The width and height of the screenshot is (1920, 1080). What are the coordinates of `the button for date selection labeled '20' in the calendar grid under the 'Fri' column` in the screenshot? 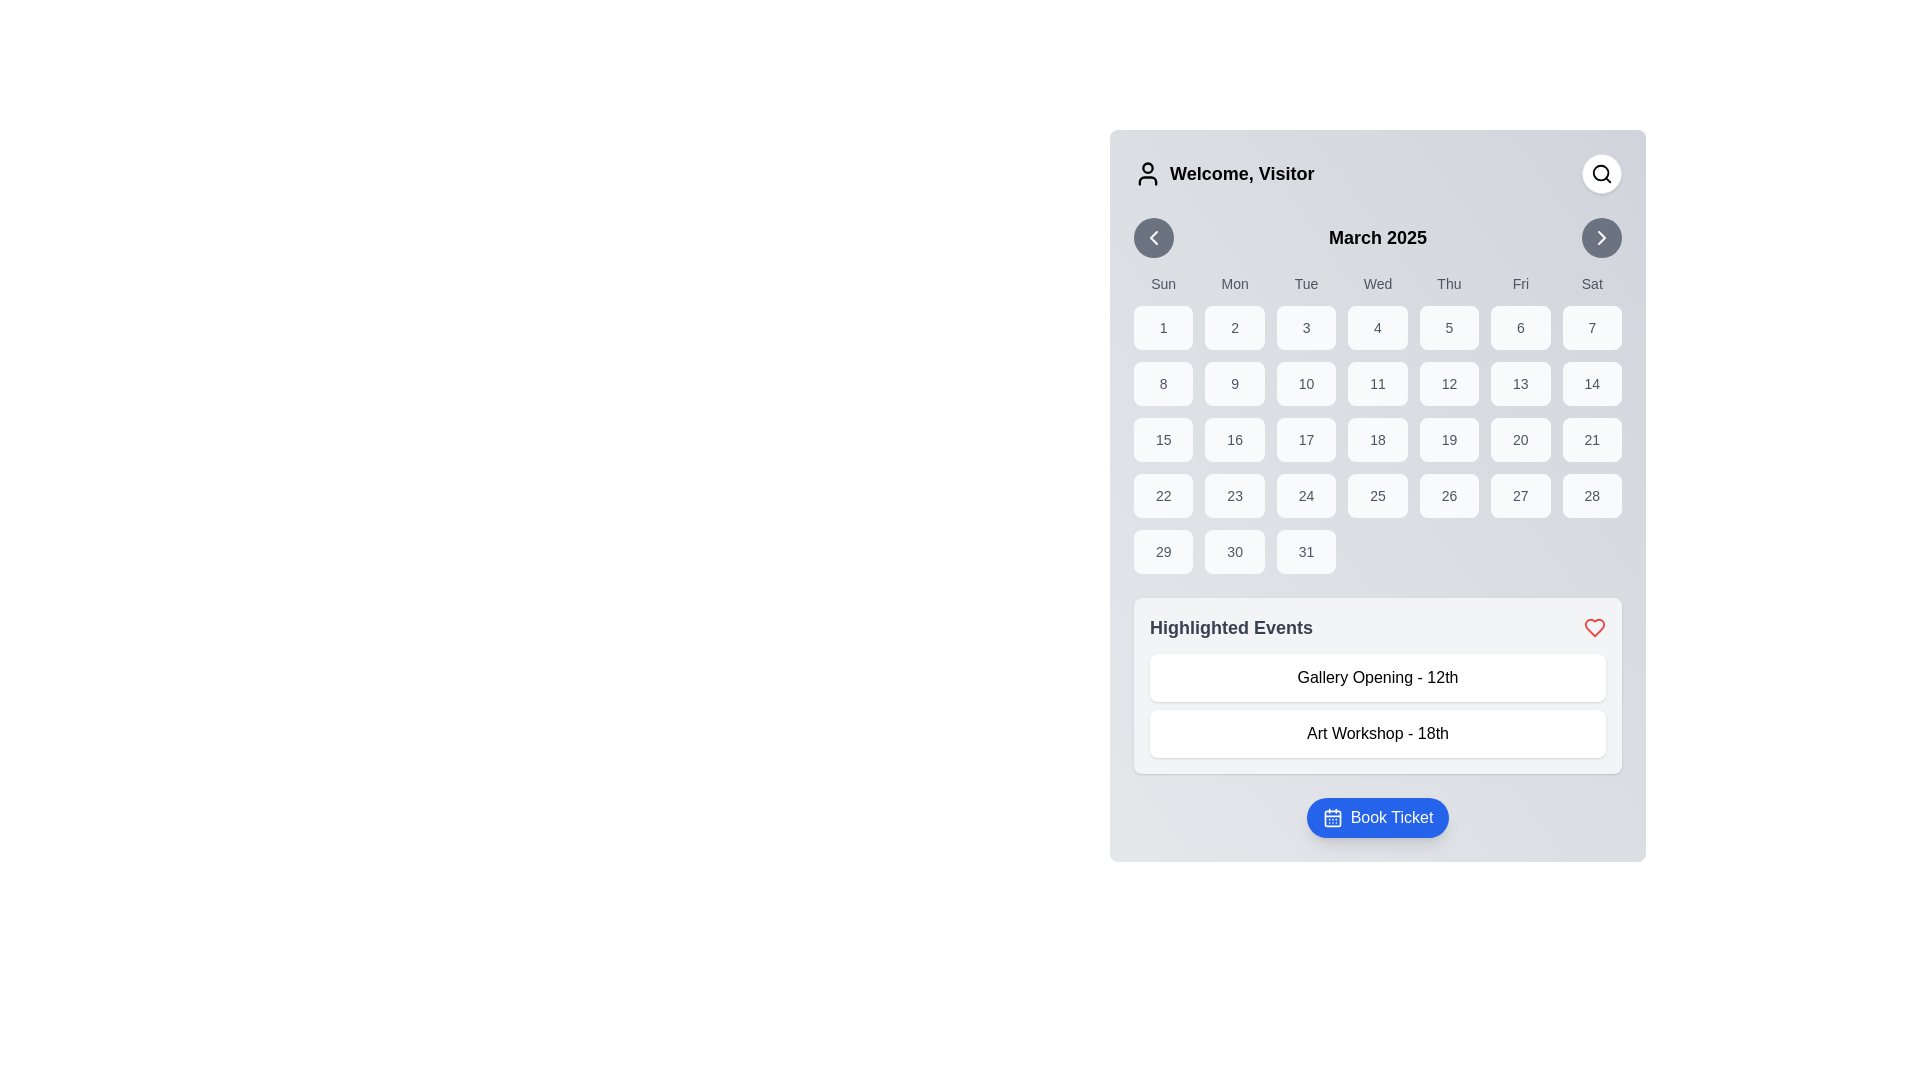 It's located at (1520, 438).